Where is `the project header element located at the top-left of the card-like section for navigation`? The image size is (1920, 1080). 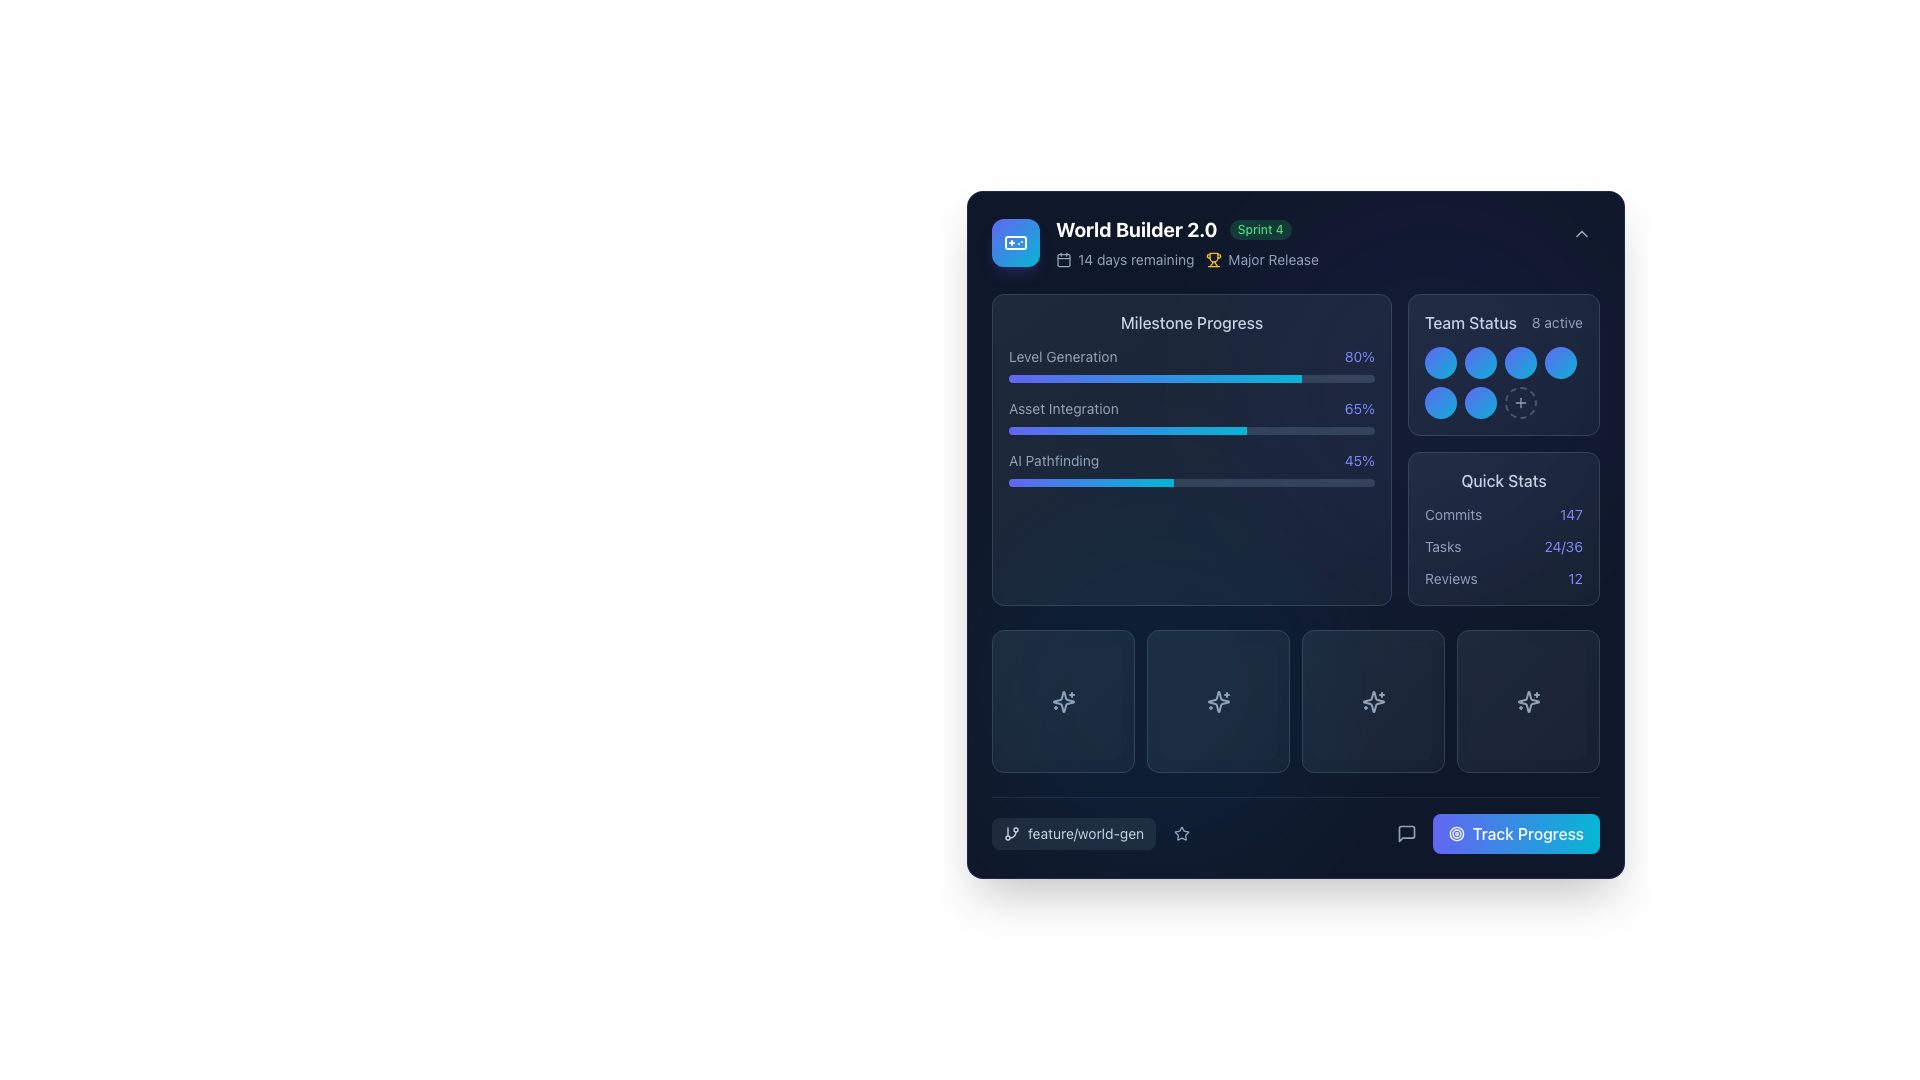 the project header element located at the top-left of the card-like section for navigation is located at coordinates (1187, 242).